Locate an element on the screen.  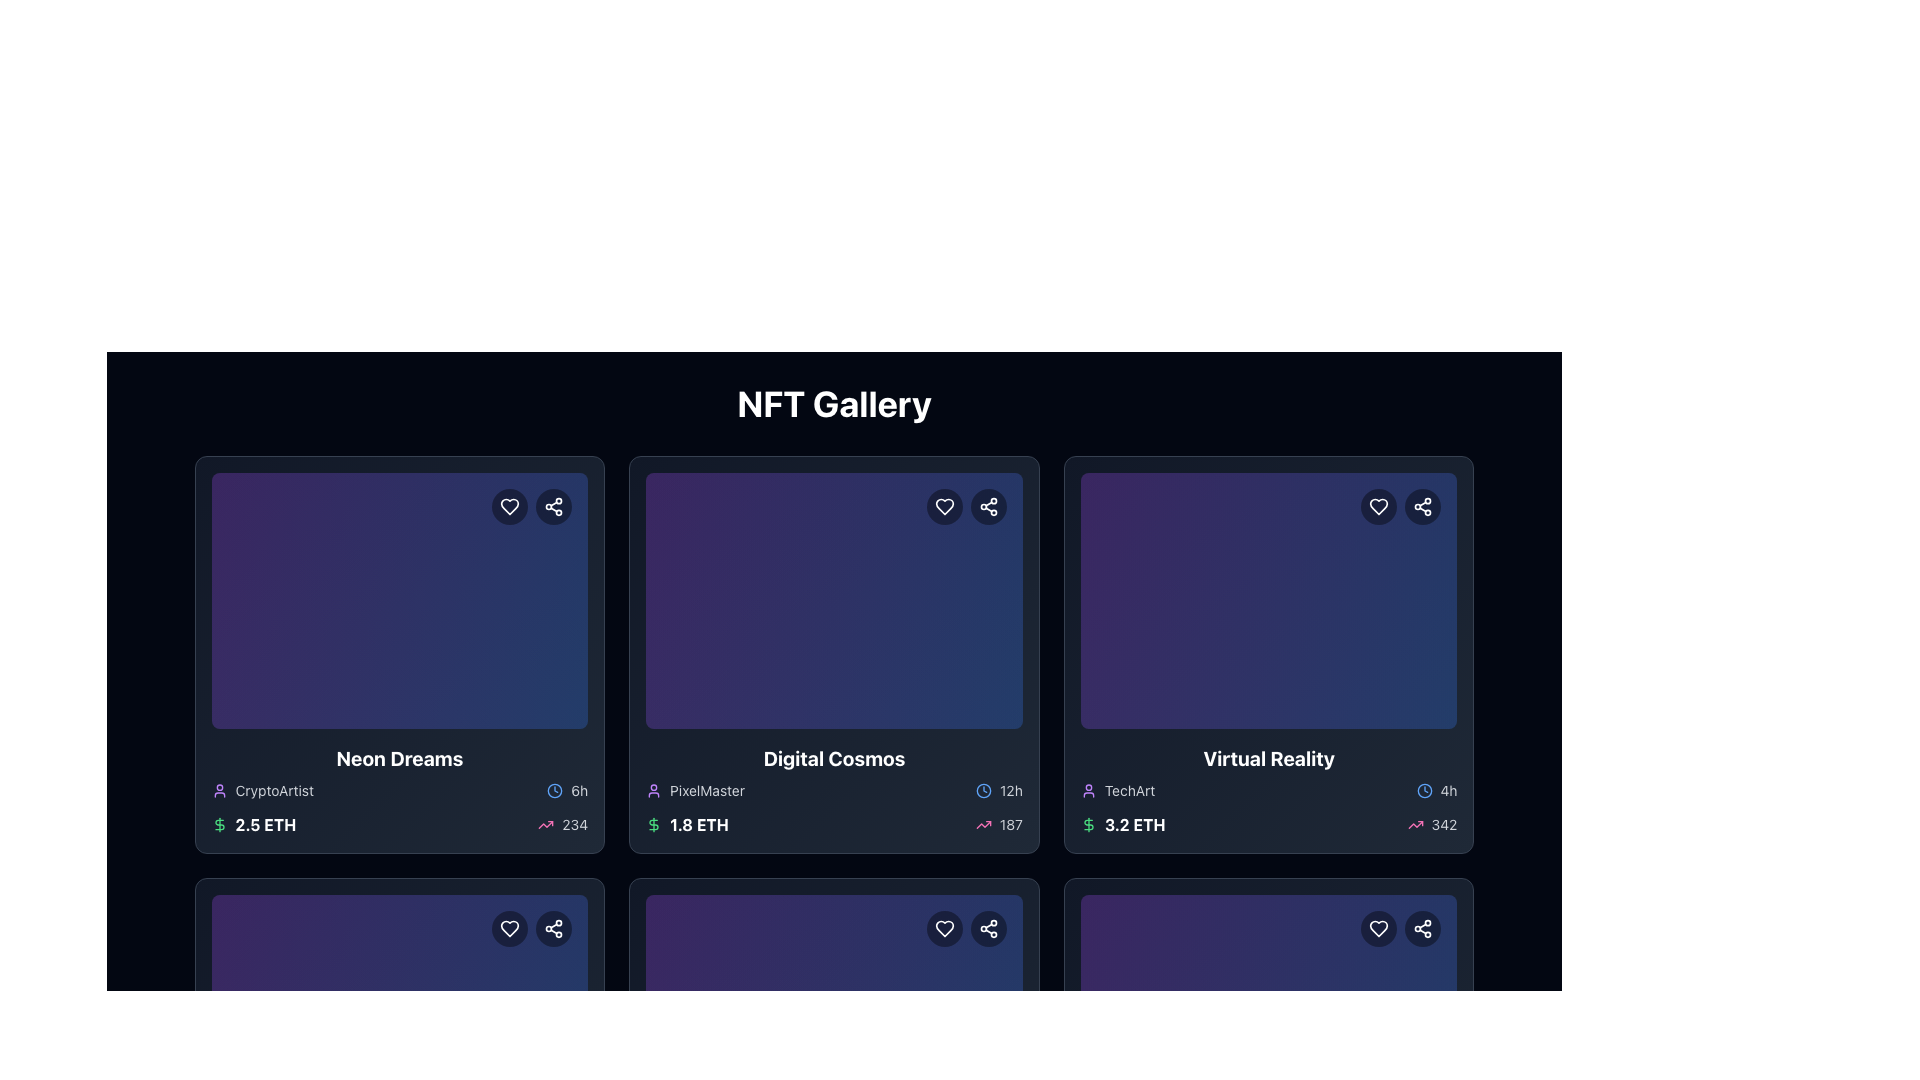
the static text label displaying the name or title of a creator or contributor located within the 'Virtual Reality' card, positioned to the right of the avatar icon is located at coordinates (1130, 789).